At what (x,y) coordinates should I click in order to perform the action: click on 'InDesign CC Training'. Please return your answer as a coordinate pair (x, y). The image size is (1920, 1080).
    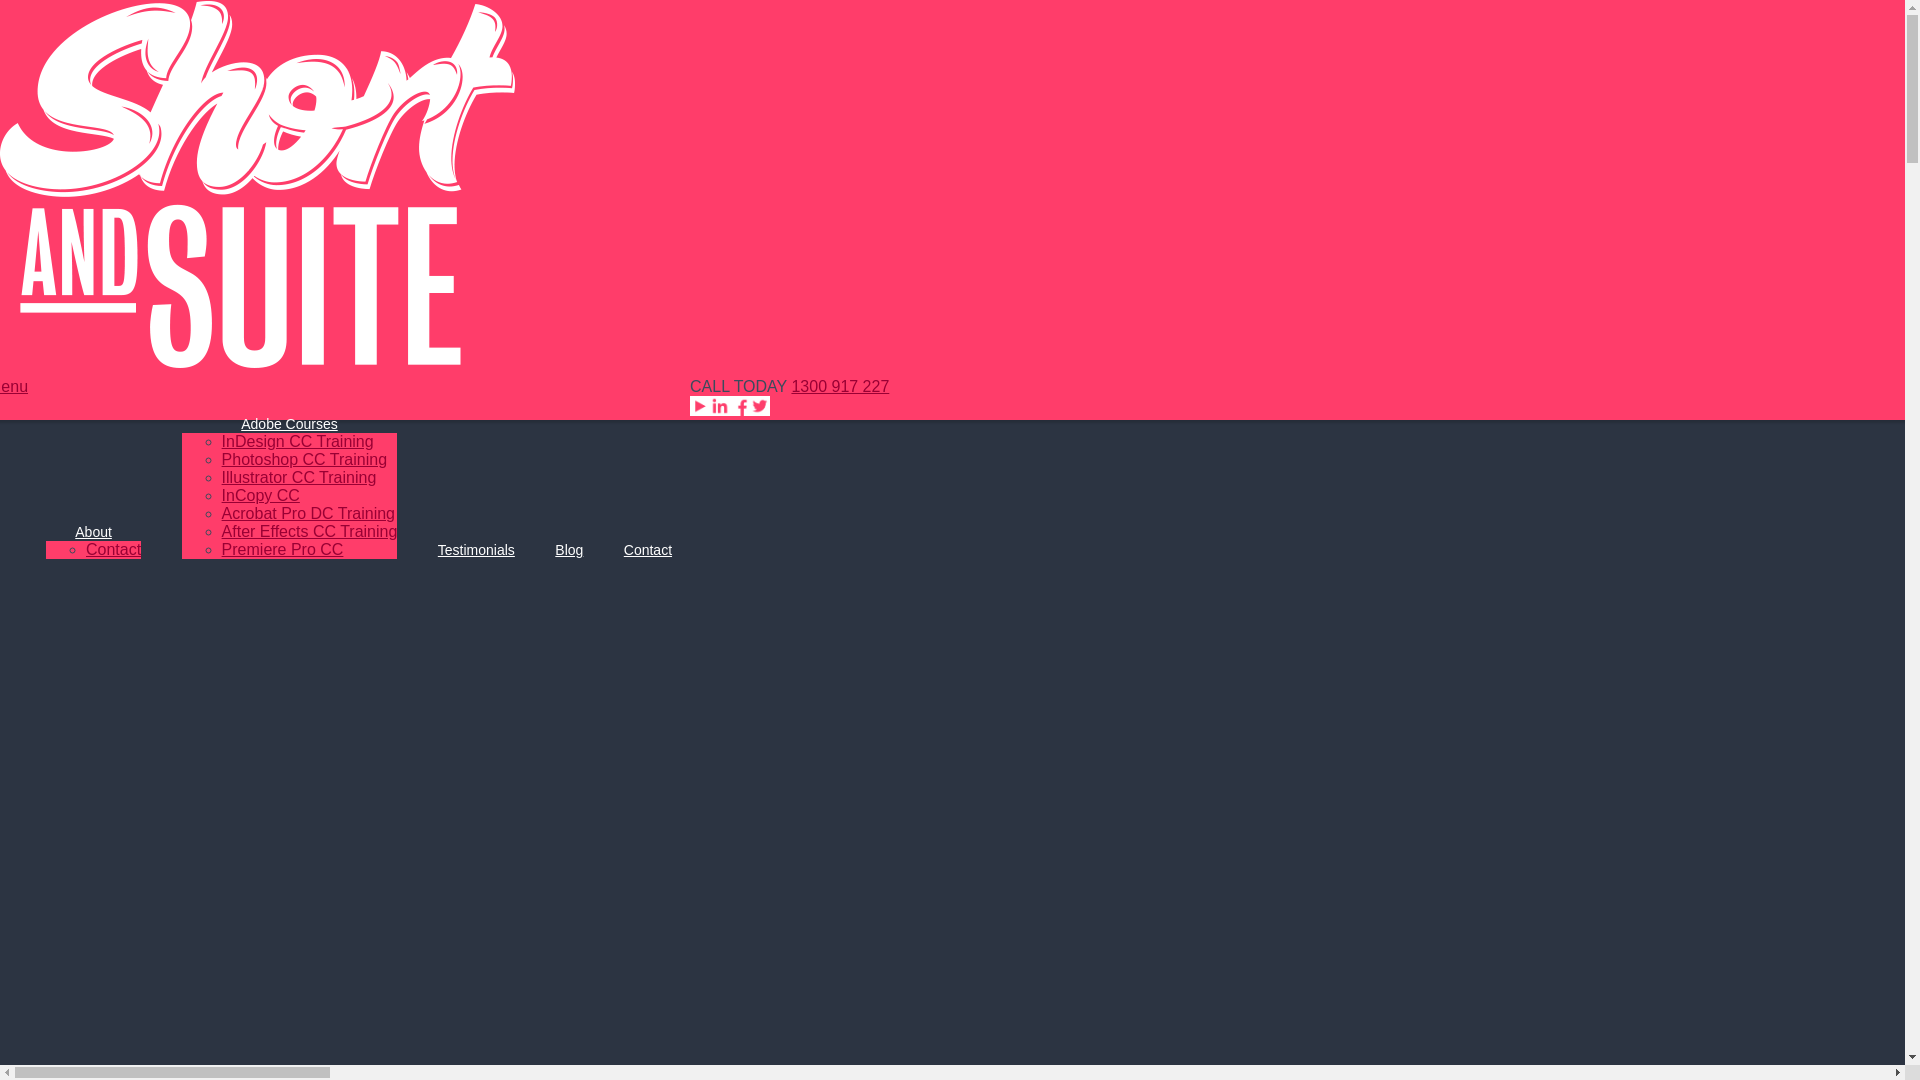
    Looking at the image, I should click on (296, 440).